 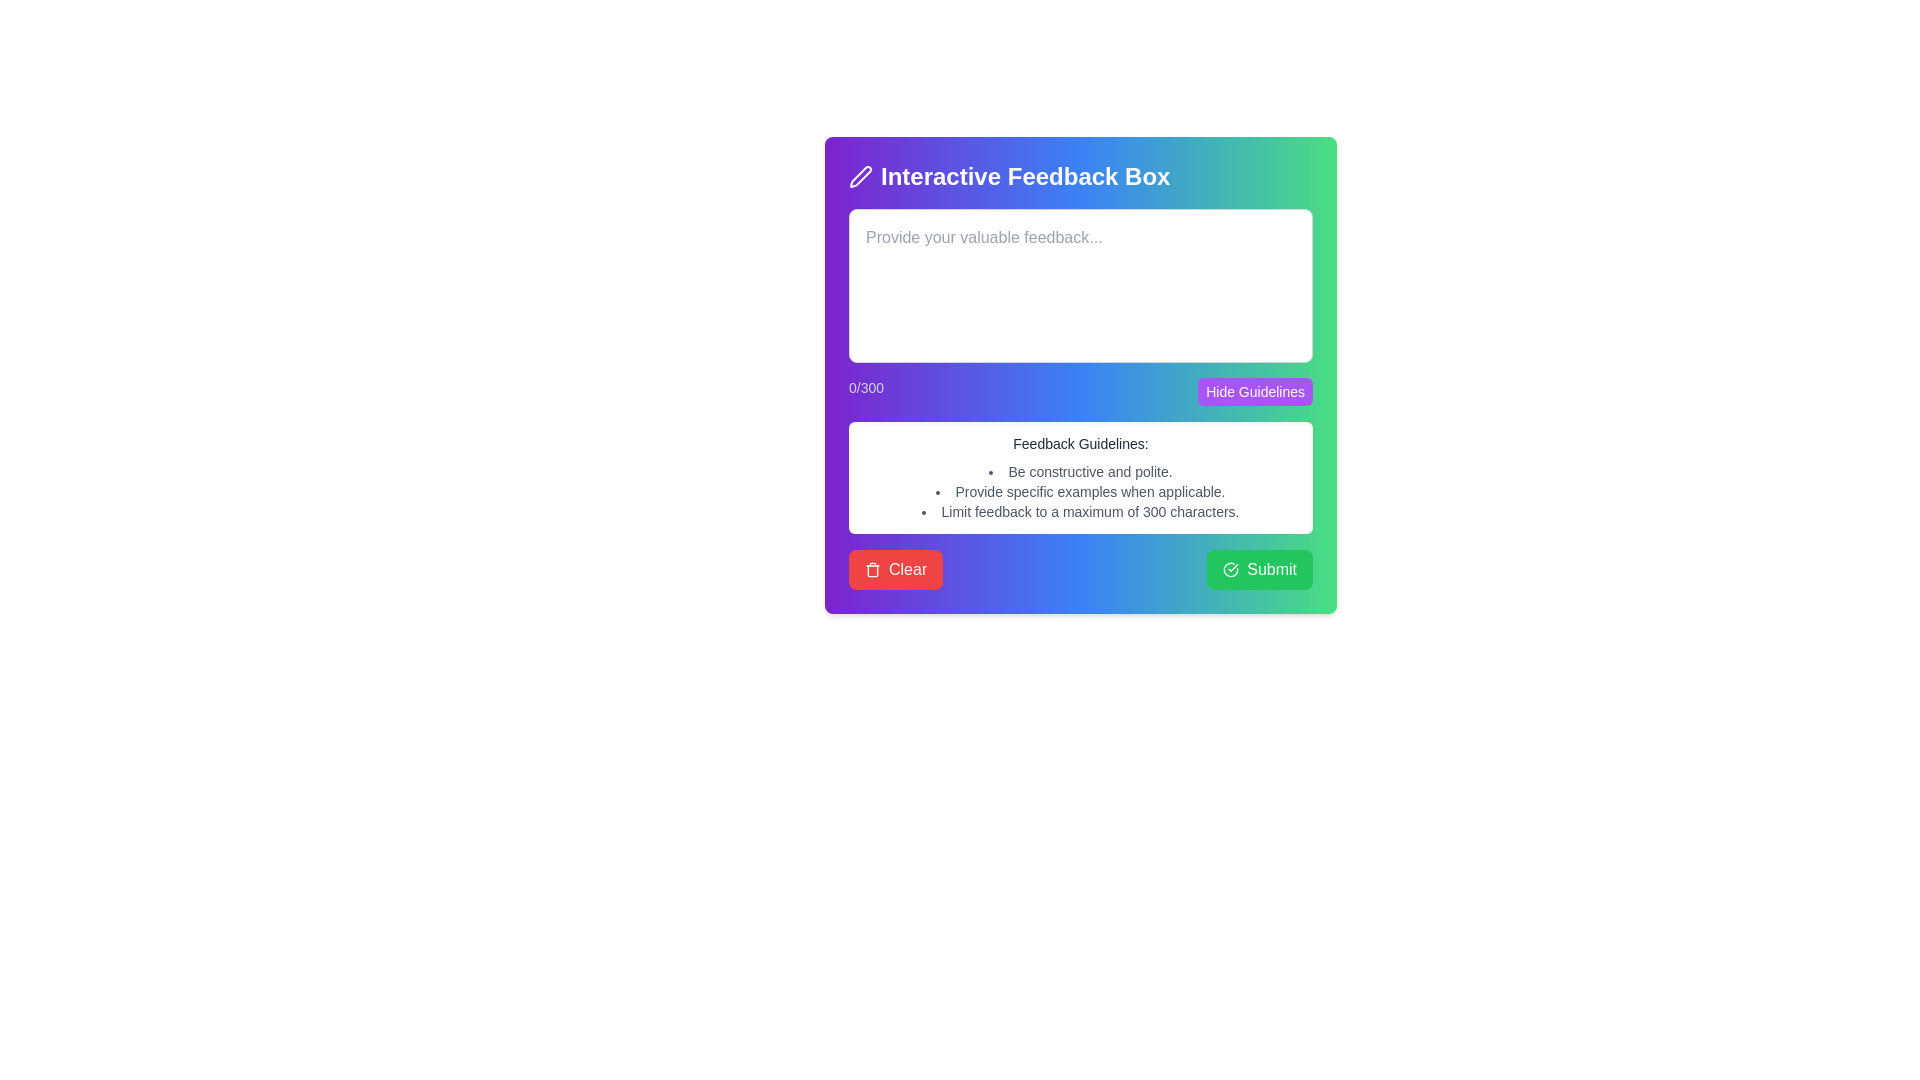 I want to click on the circular checkmark icon that reinforces the 'Submit' action, located to the left of the text 'Submit' in the button group at the bottom-right of the feedback box, so click(x=1230, y=570).